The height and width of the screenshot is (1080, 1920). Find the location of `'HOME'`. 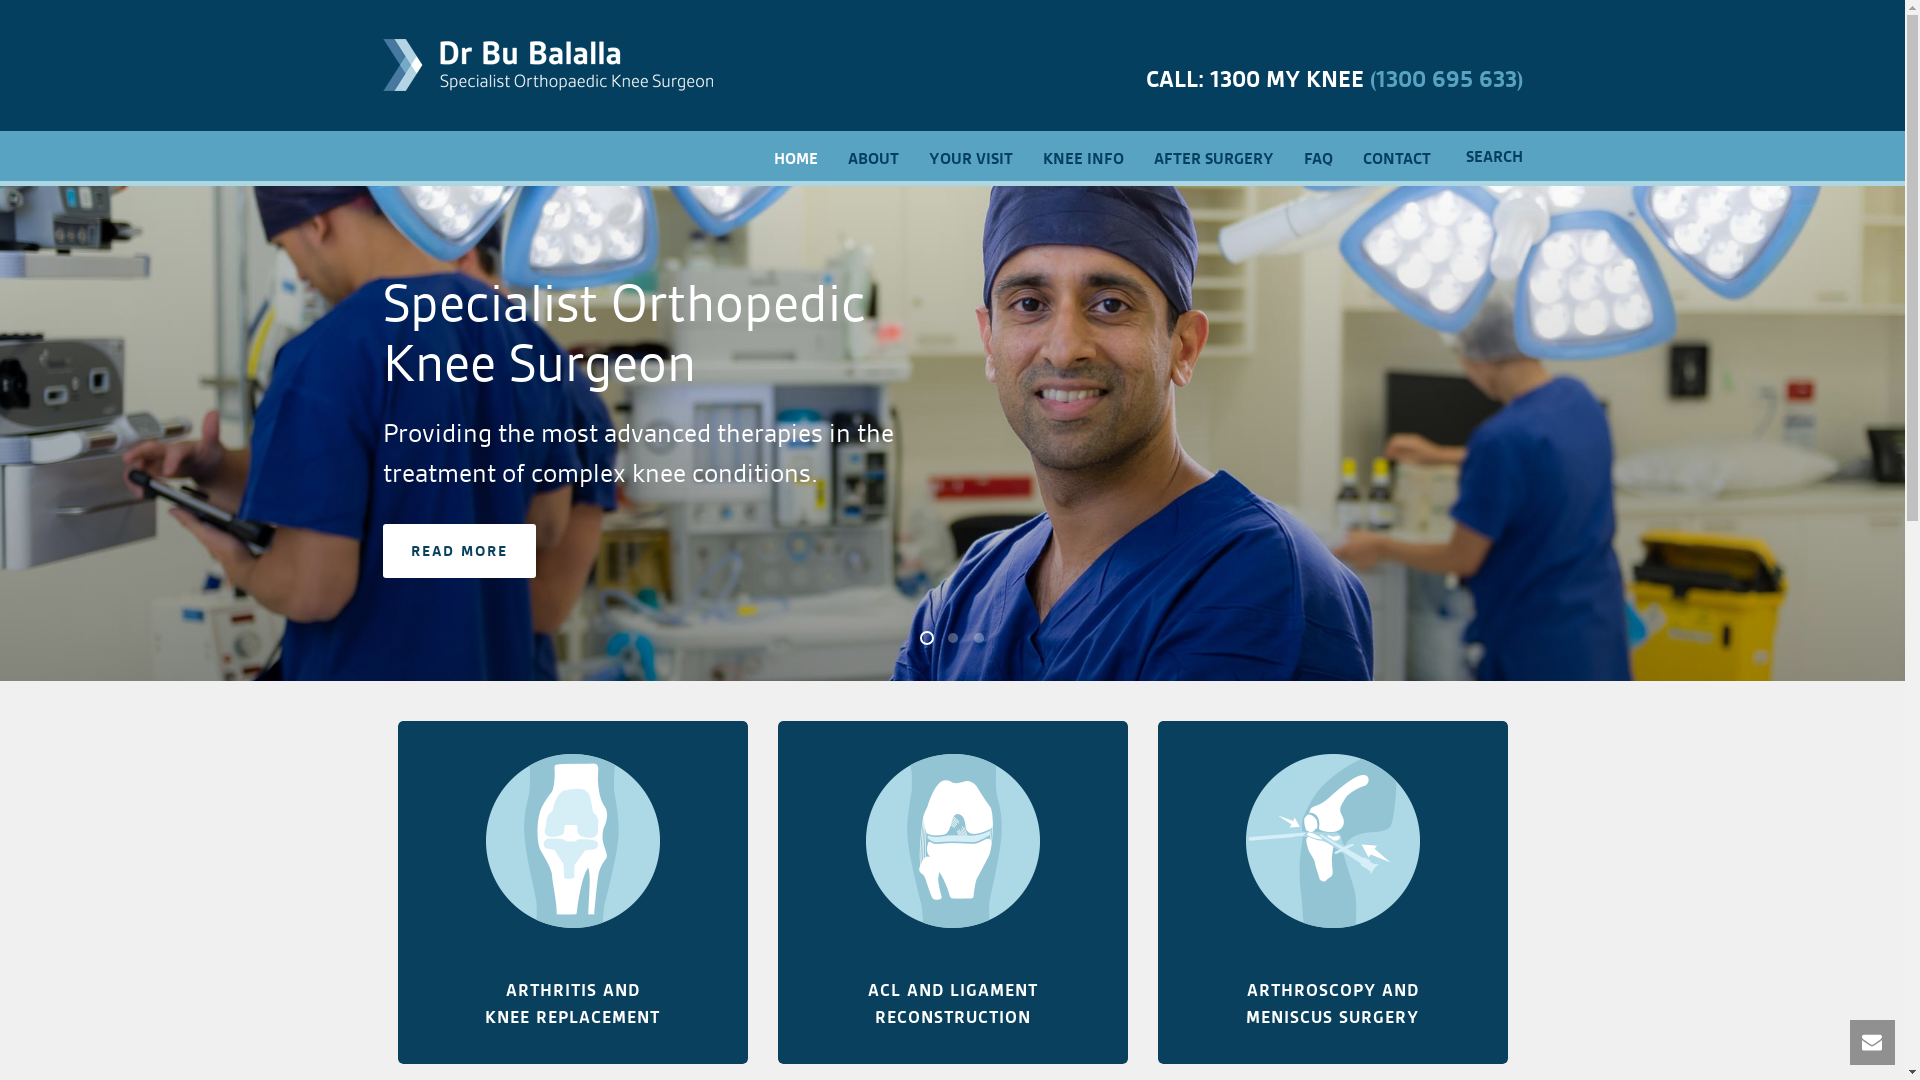

'HOME' is located at coordinates (757, 156).